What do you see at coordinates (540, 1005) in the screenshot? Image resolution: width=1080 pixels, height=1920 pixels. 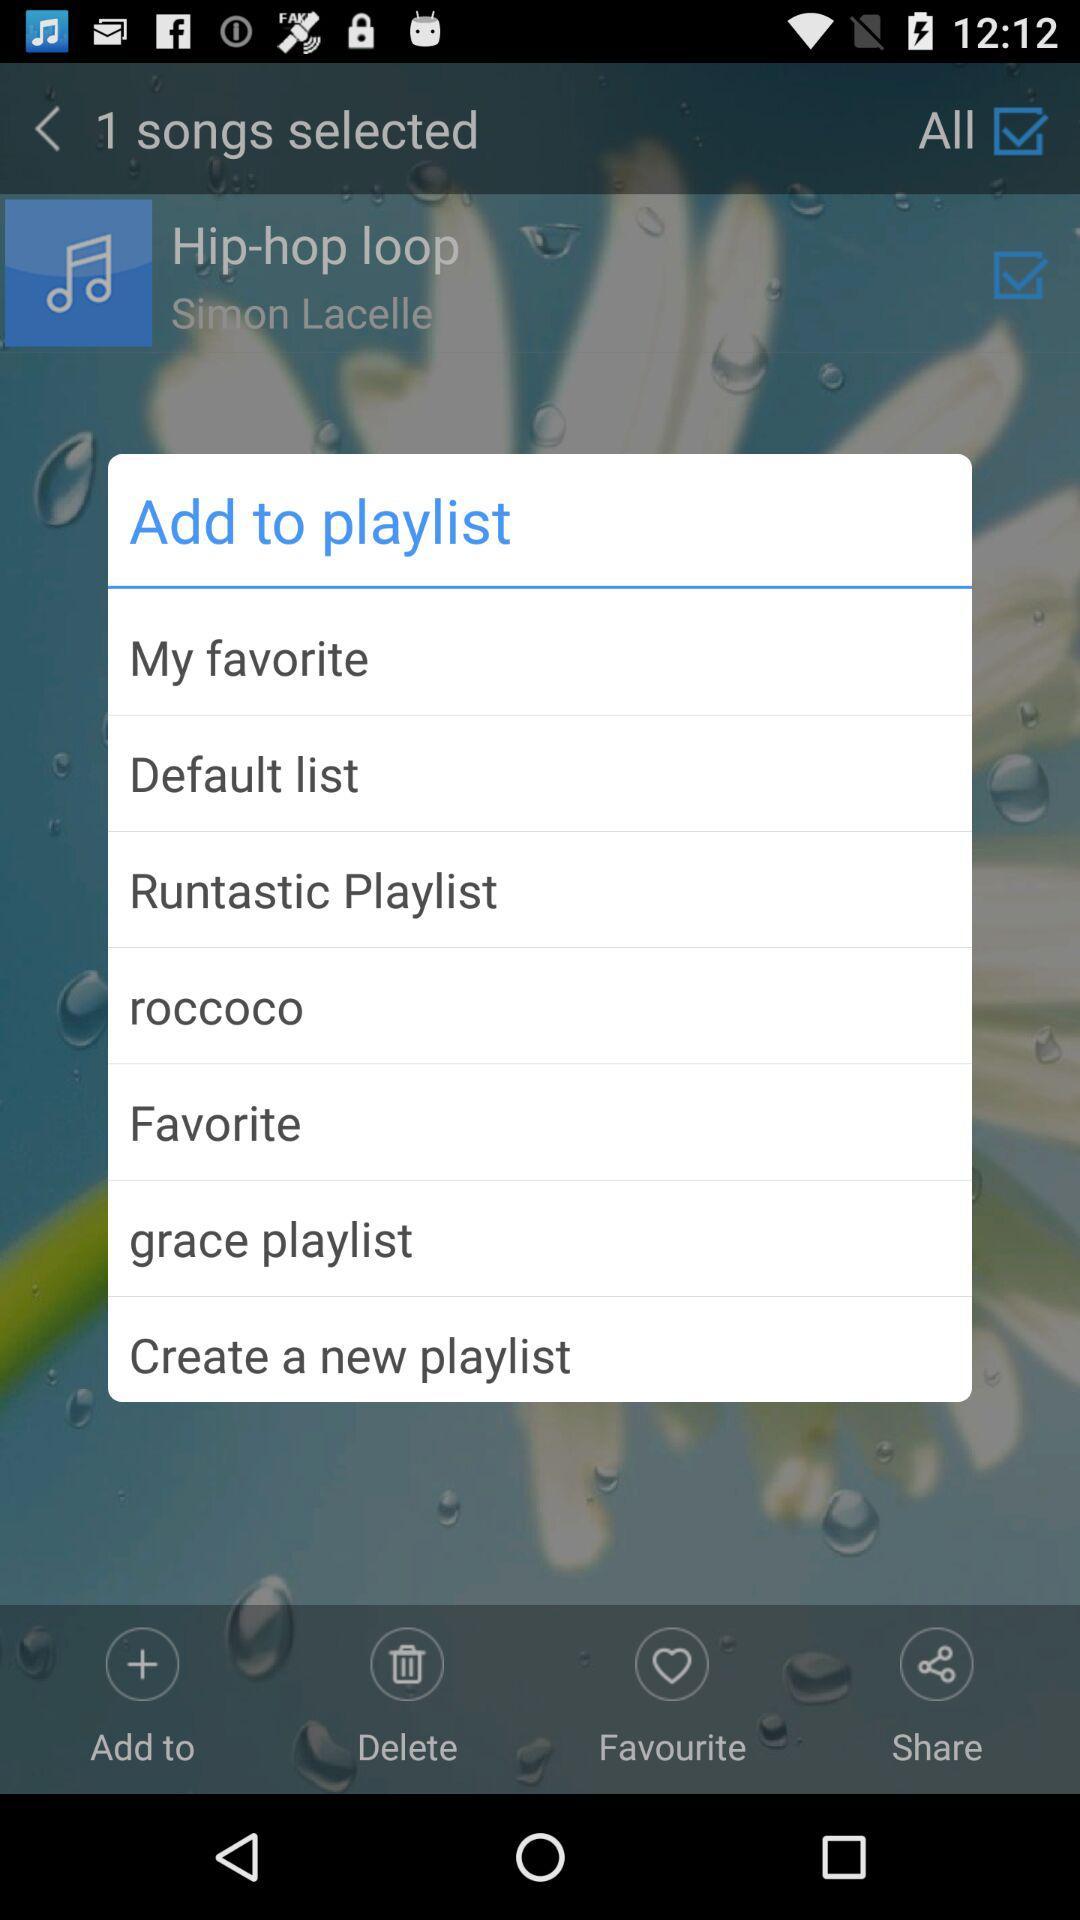 I see `the icon above the favorite item` at bounding box center [540, 1005].